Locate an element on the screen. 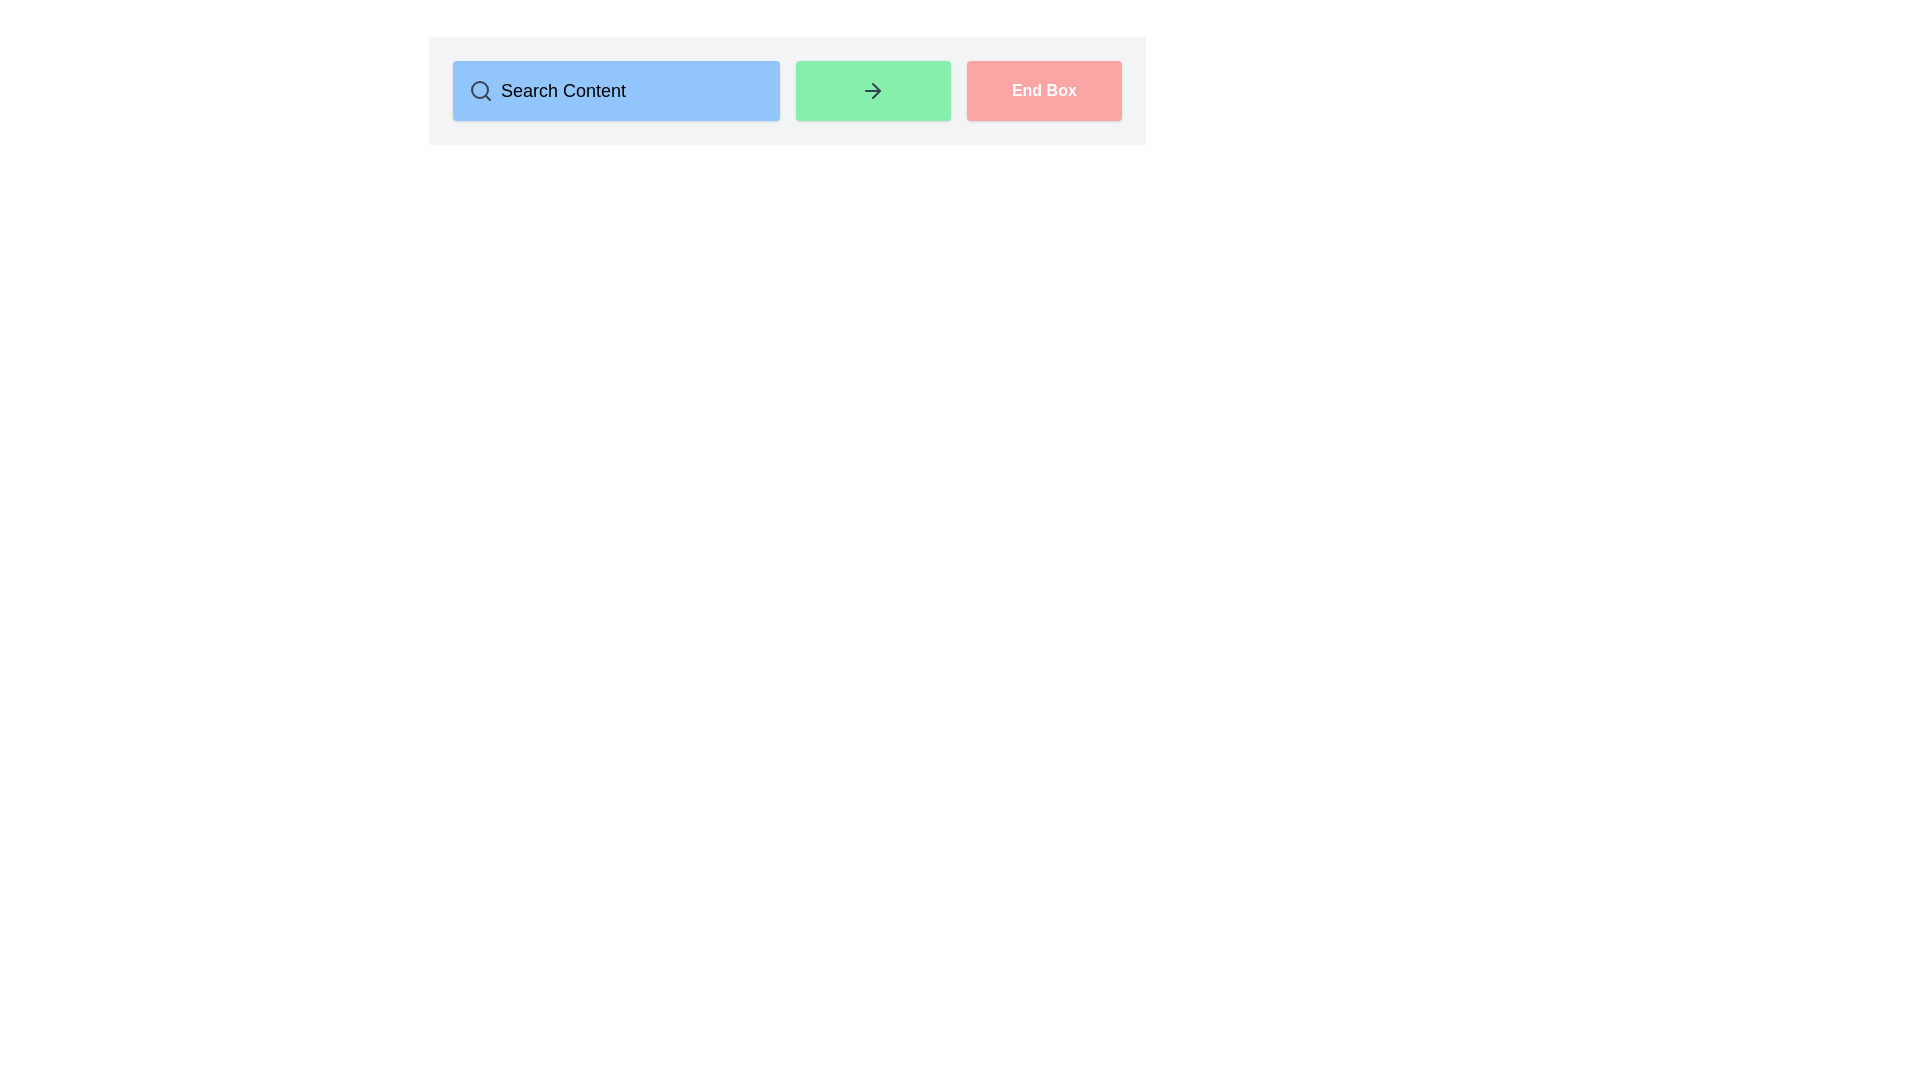 This screenshot has width=1920, height=1080. the circular element located at the center of the magnifying glass icon, which is part of the 'Search Content' button is located at coordinates (480, 88).